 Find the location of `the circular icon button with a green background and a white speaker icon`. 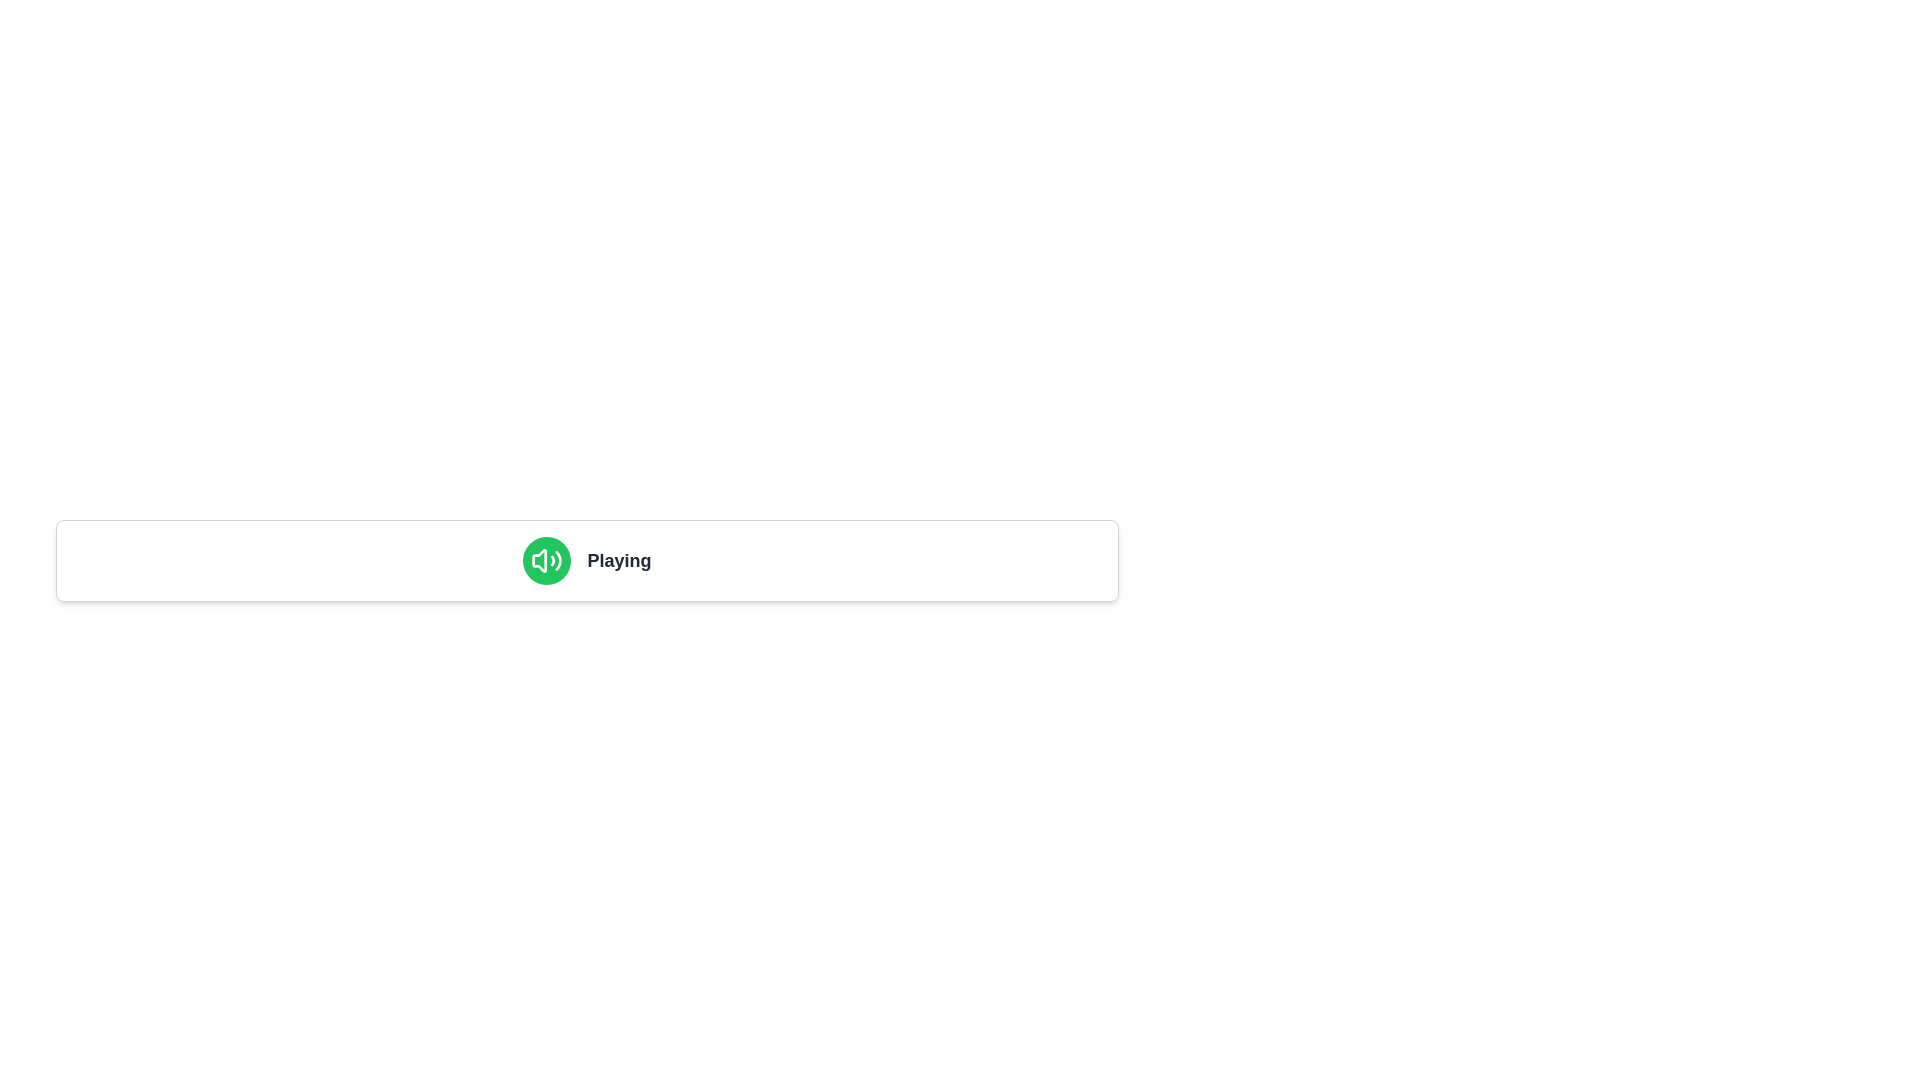

the circular icon button with a green background and a white speaker icon is located at coordinates (547, 560).